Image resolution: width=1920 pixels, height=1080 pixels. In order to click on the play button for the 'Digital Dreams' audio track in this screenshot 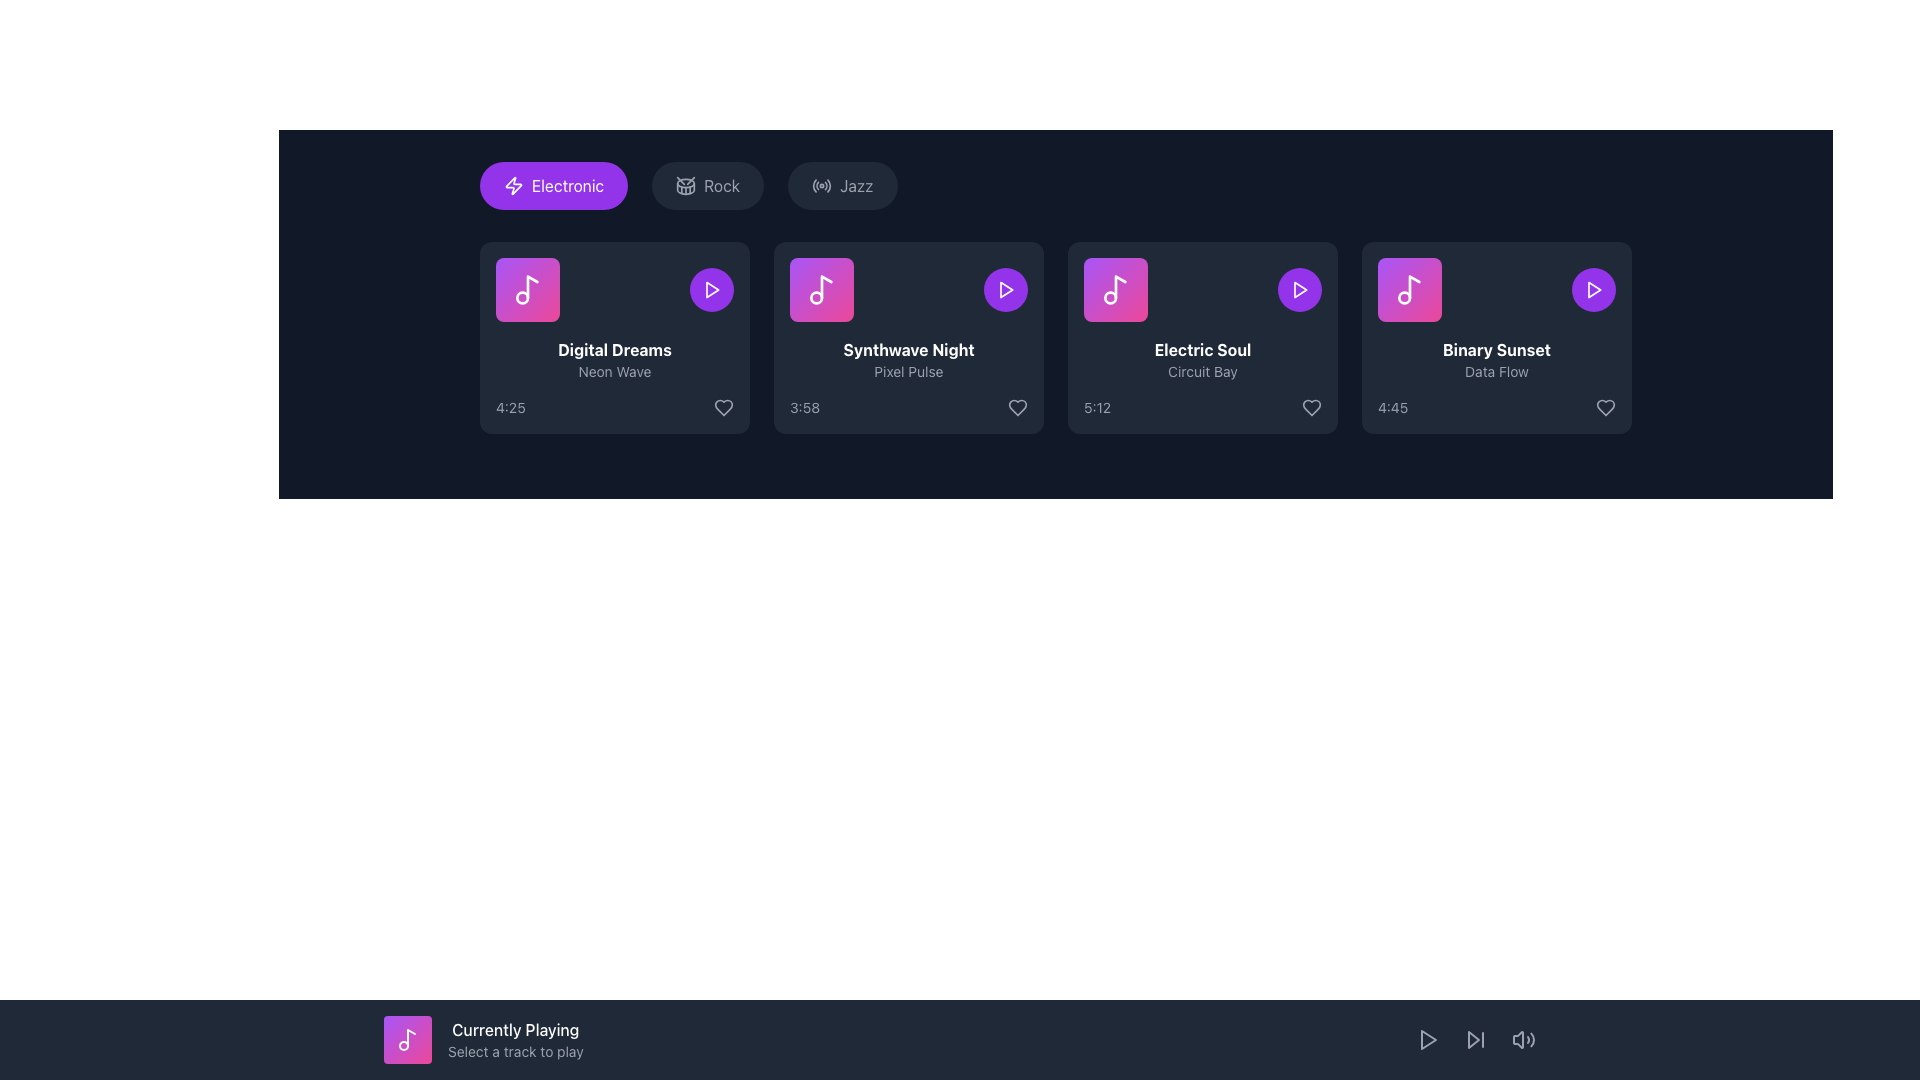, I will do `click(711, 289)`.